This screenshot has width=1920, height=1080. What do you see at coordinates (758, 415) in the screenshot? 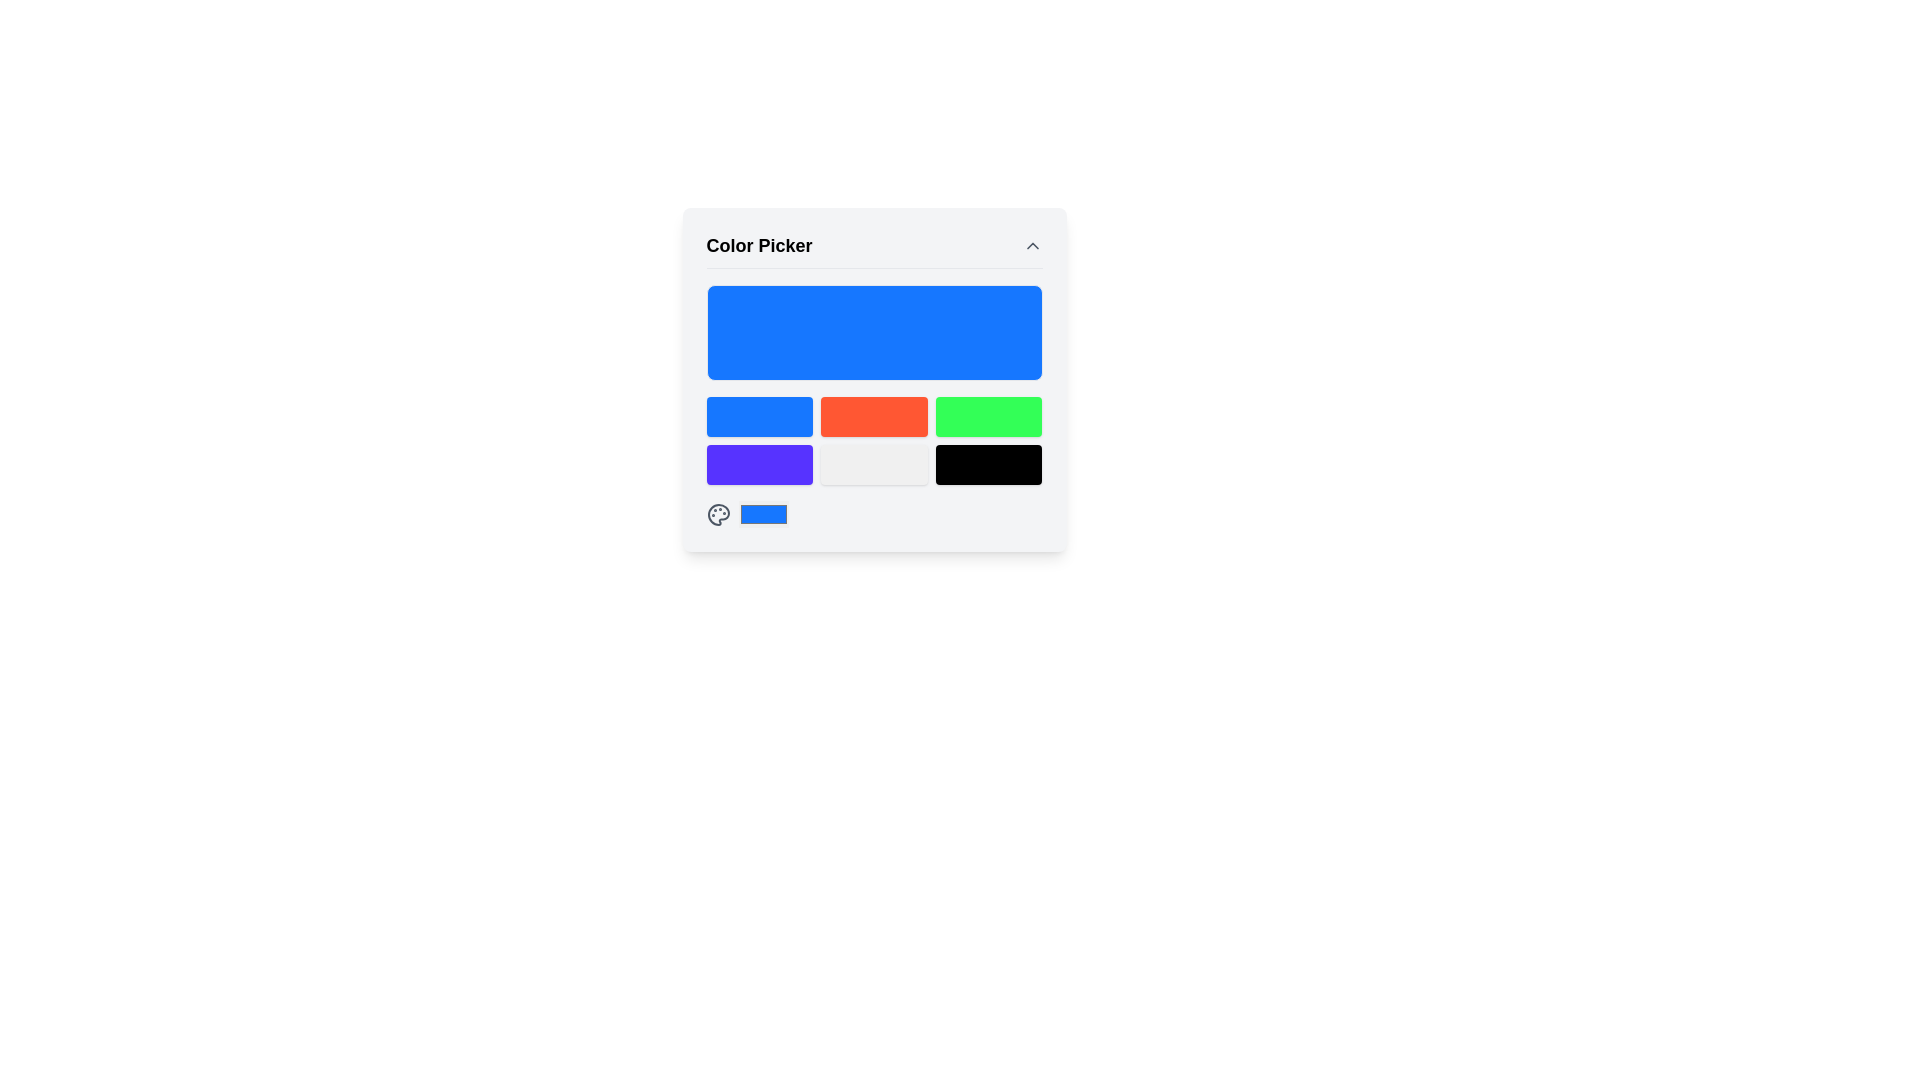
I see `the top-left button in the Color Picker grid` at bounding box center [758, 415].